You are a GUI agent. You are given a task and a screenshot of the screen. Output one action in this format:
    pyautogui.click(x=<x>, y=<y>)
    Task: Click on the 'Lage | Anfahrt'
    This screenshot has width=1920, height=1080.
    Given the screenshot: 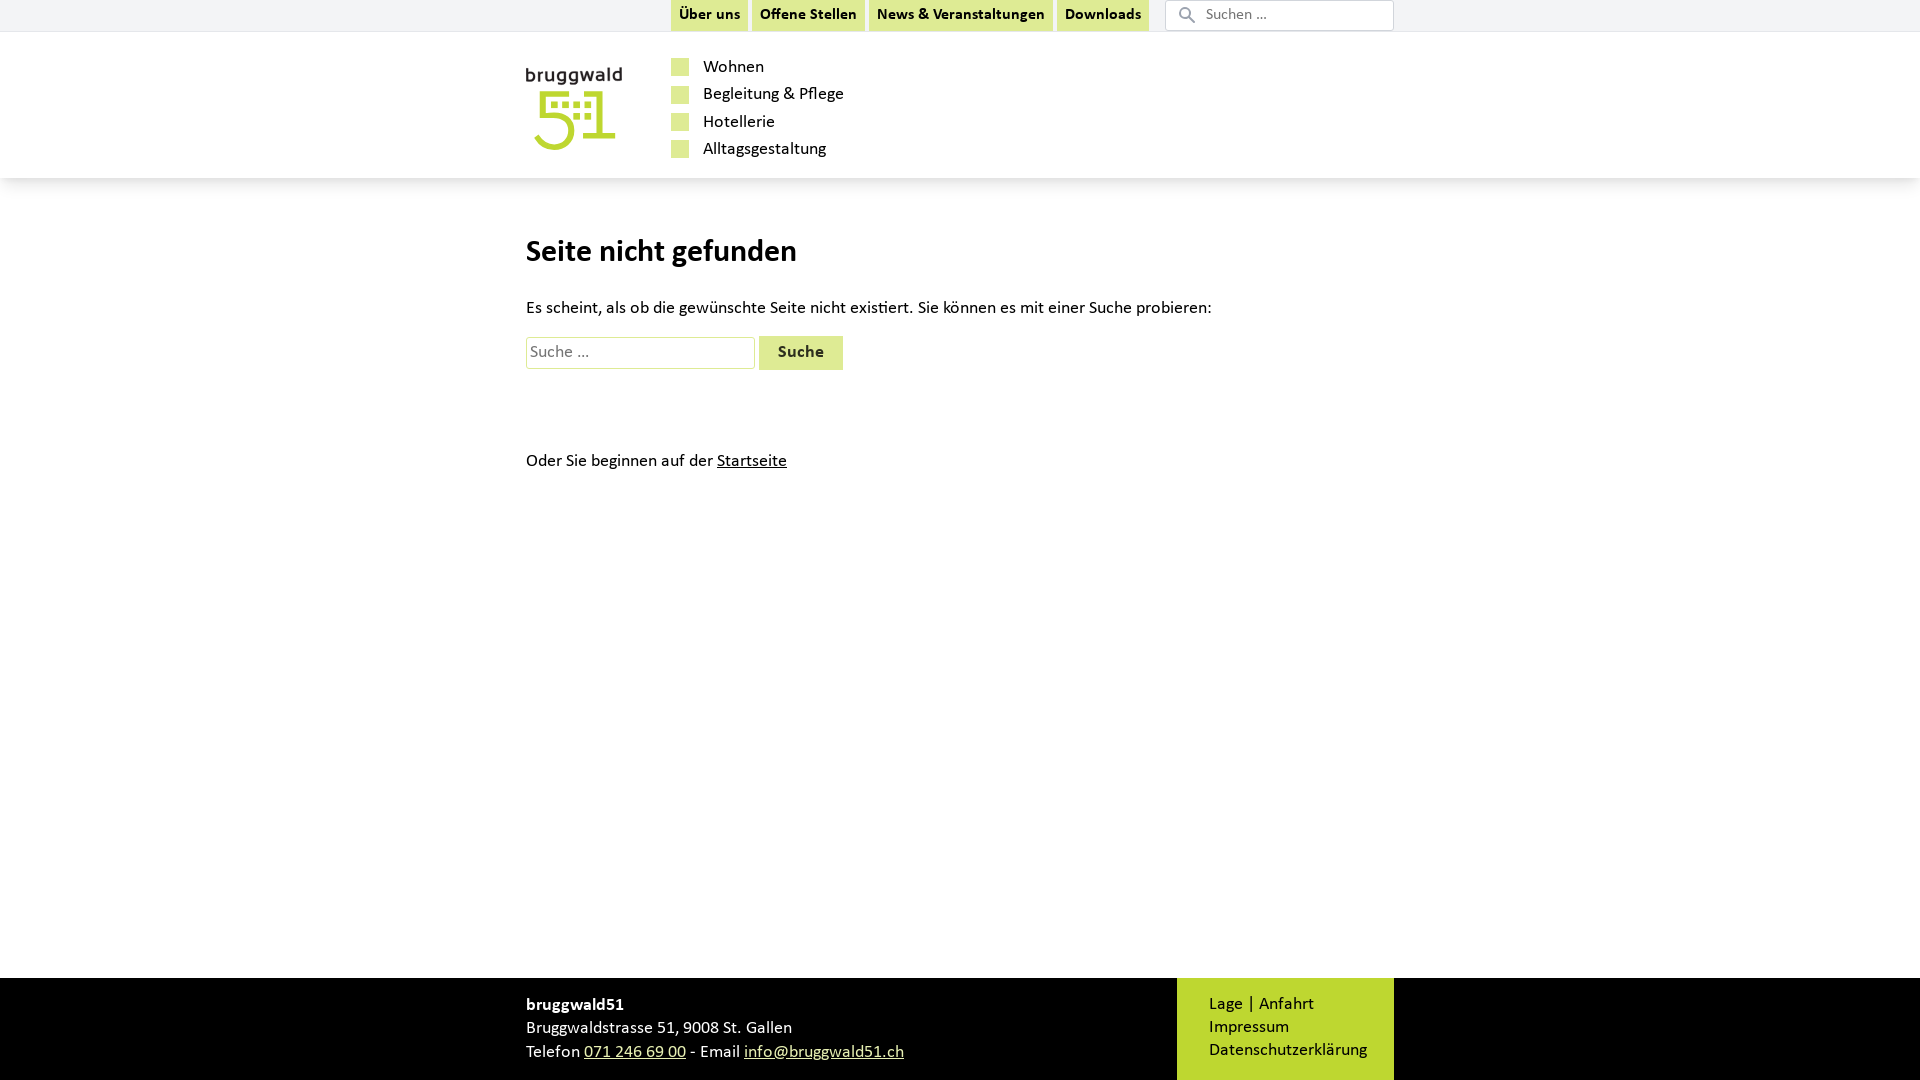 What is the action you would take?
    pyautogui.click(x=1260, y=1004)
    